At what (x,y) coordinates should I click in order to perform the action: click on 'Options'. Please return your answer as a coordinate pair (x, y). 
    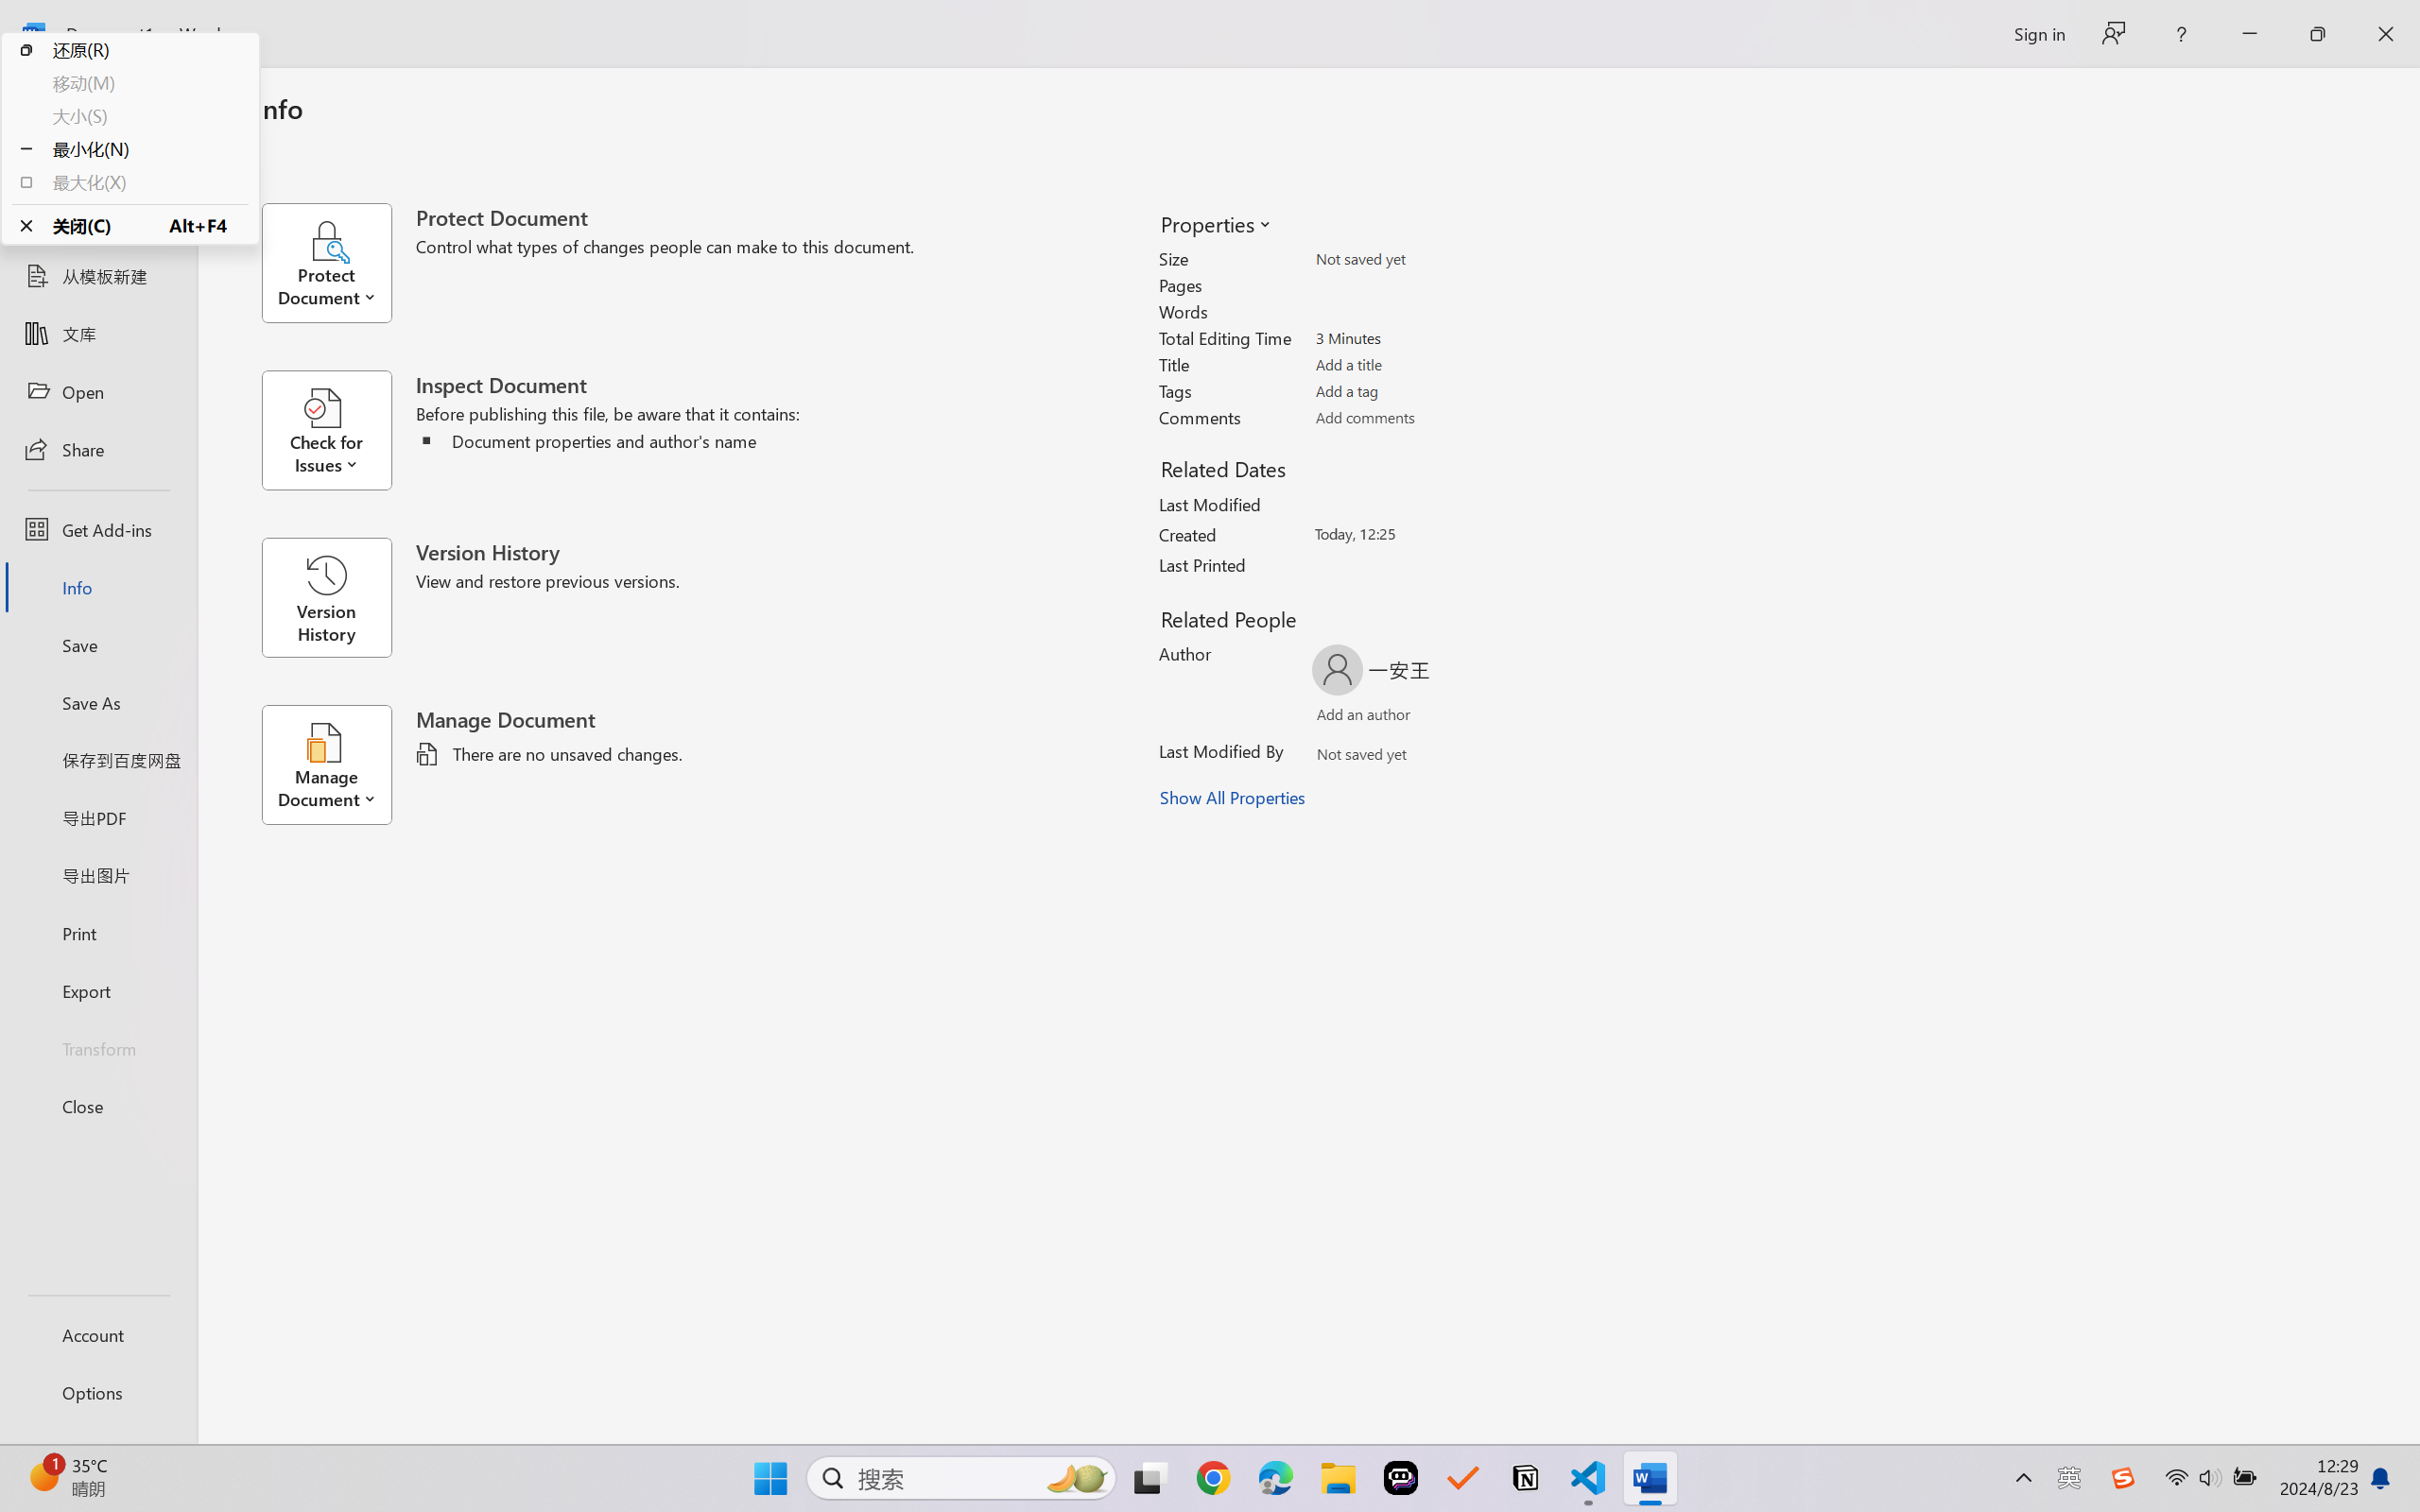
    Looking at the image, I should click on (97, 1391).